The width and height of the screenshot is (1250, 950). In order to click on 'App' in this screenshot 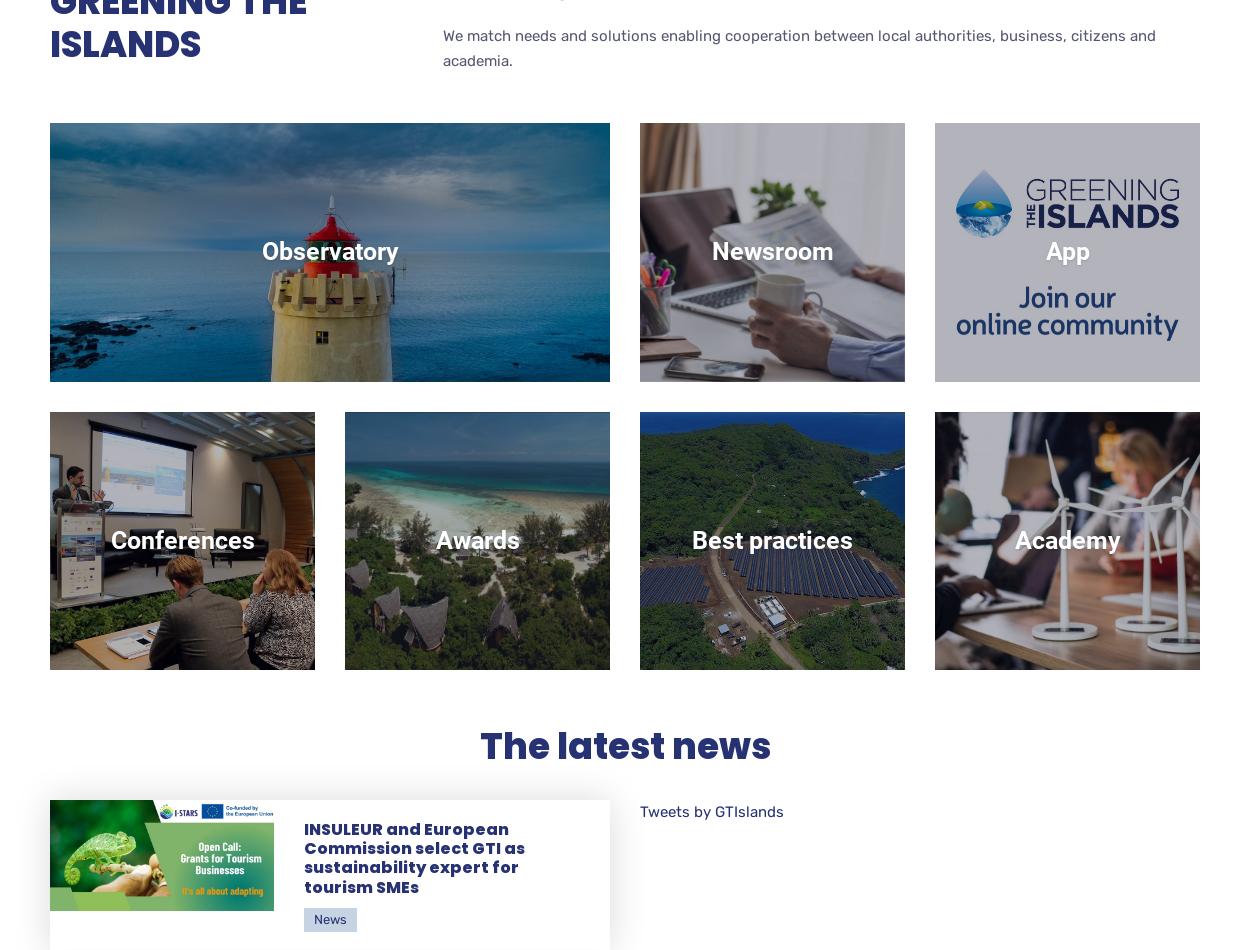, I will do `click(1066, 250)`.